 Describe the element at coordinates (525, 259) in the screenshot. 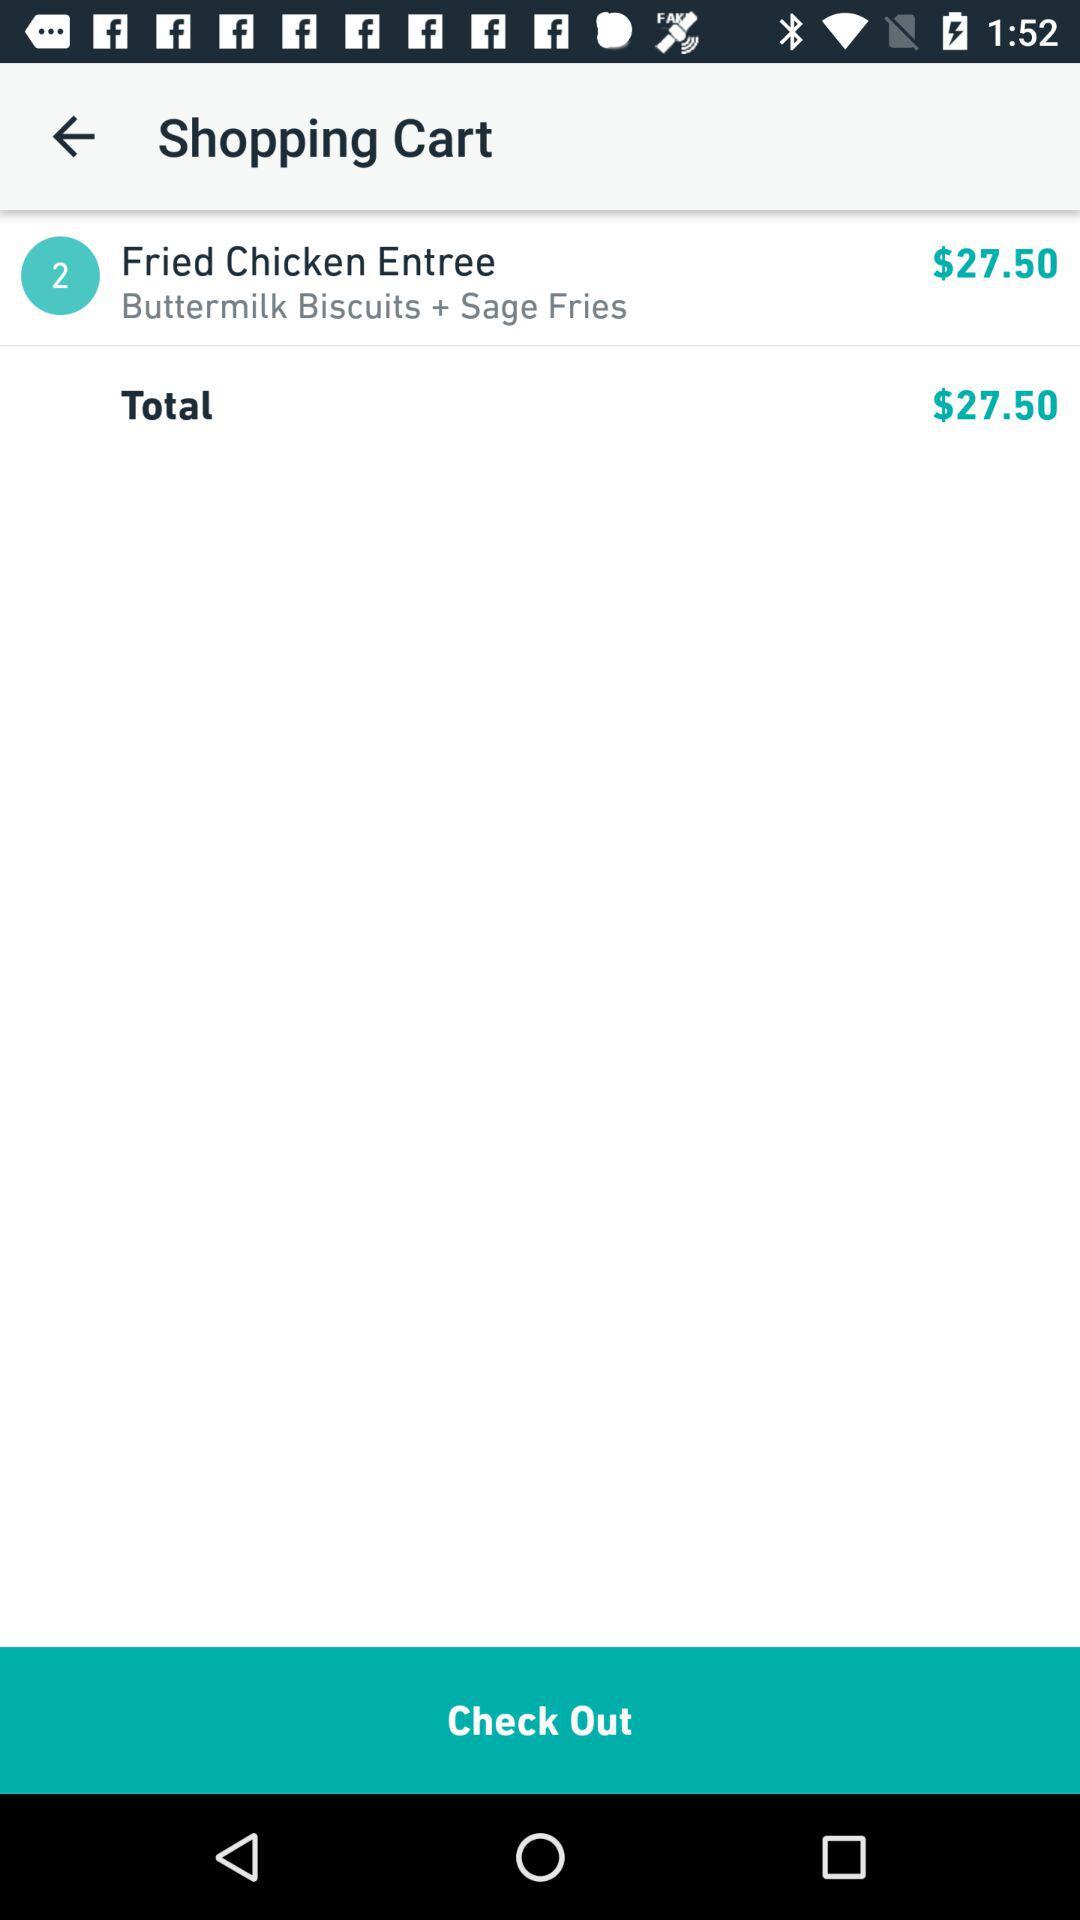

I see `the item next to $27.50 app` at that location.